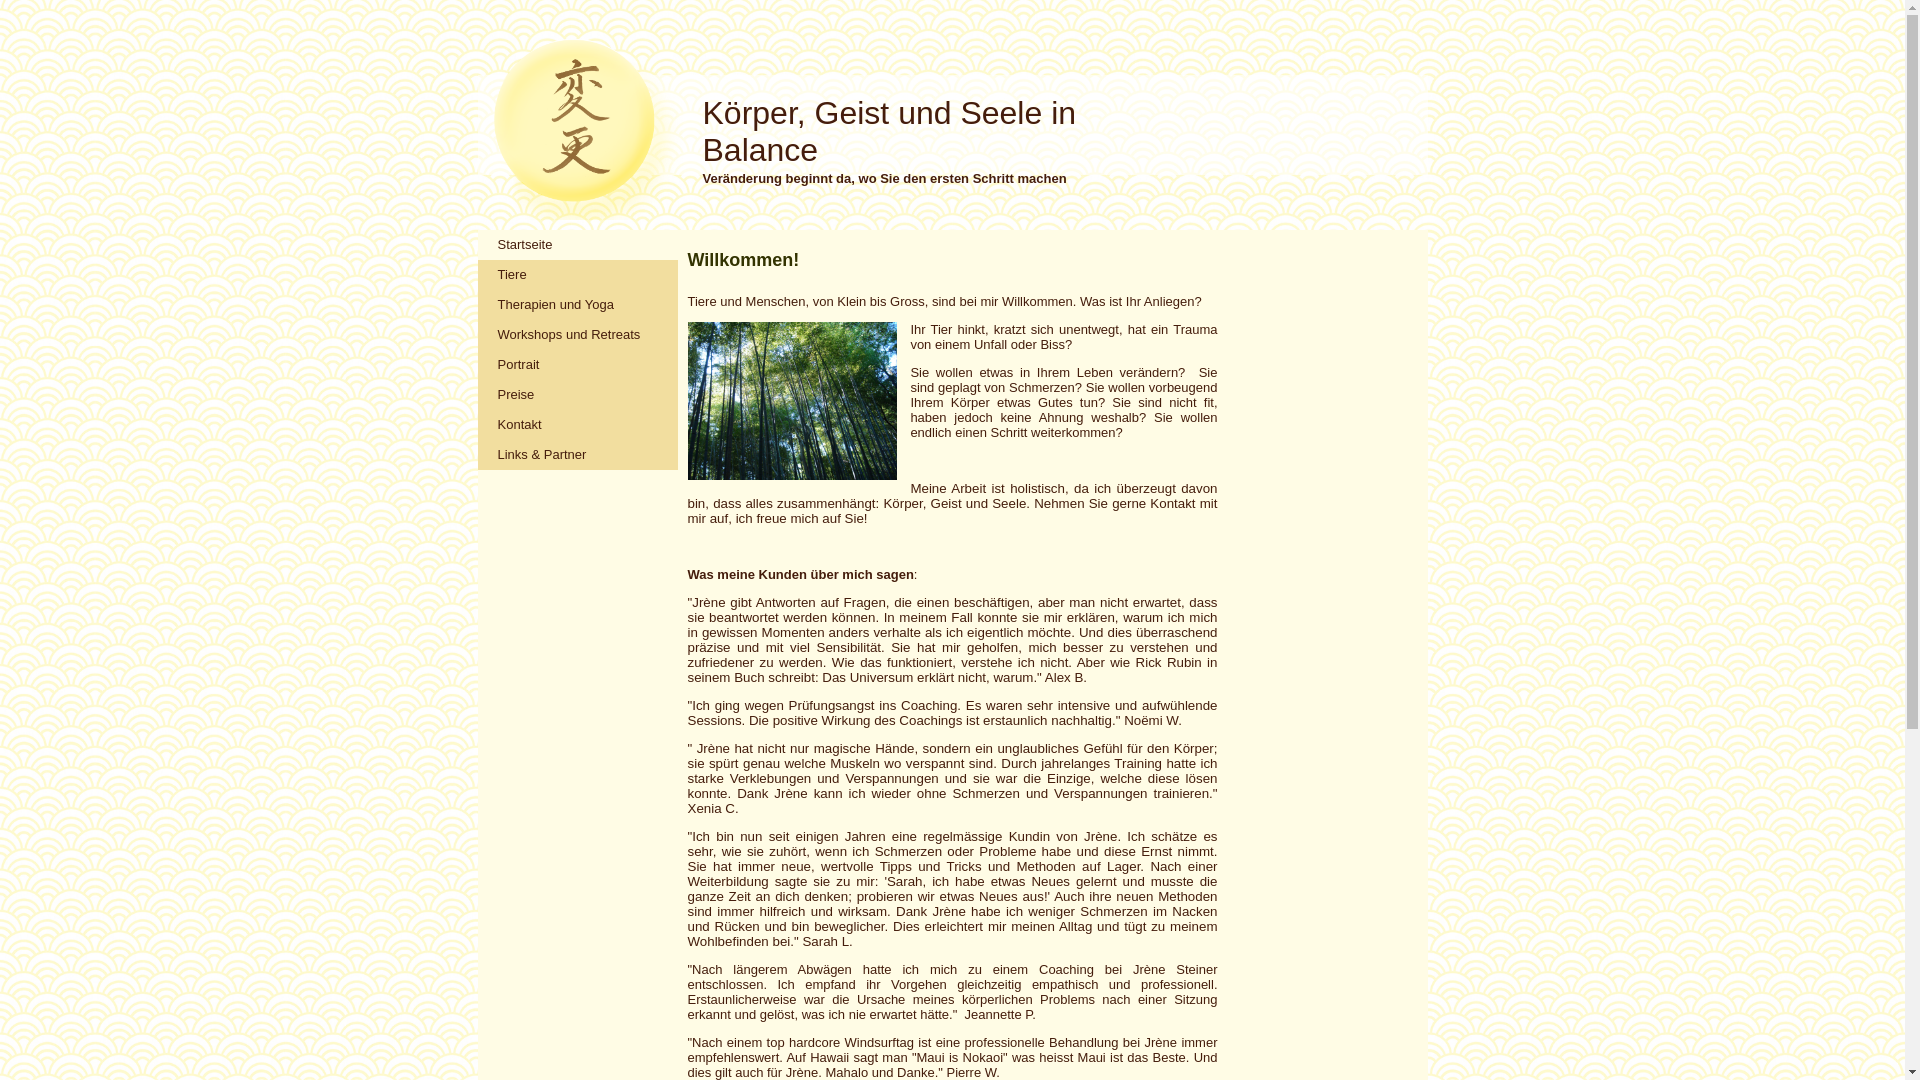 The width and height of the screenshot is (1920, 1080). What do you see at coordinates (477, 365) in the screenshot?
I see `'Portrait'` at bounding box center [477, 365].